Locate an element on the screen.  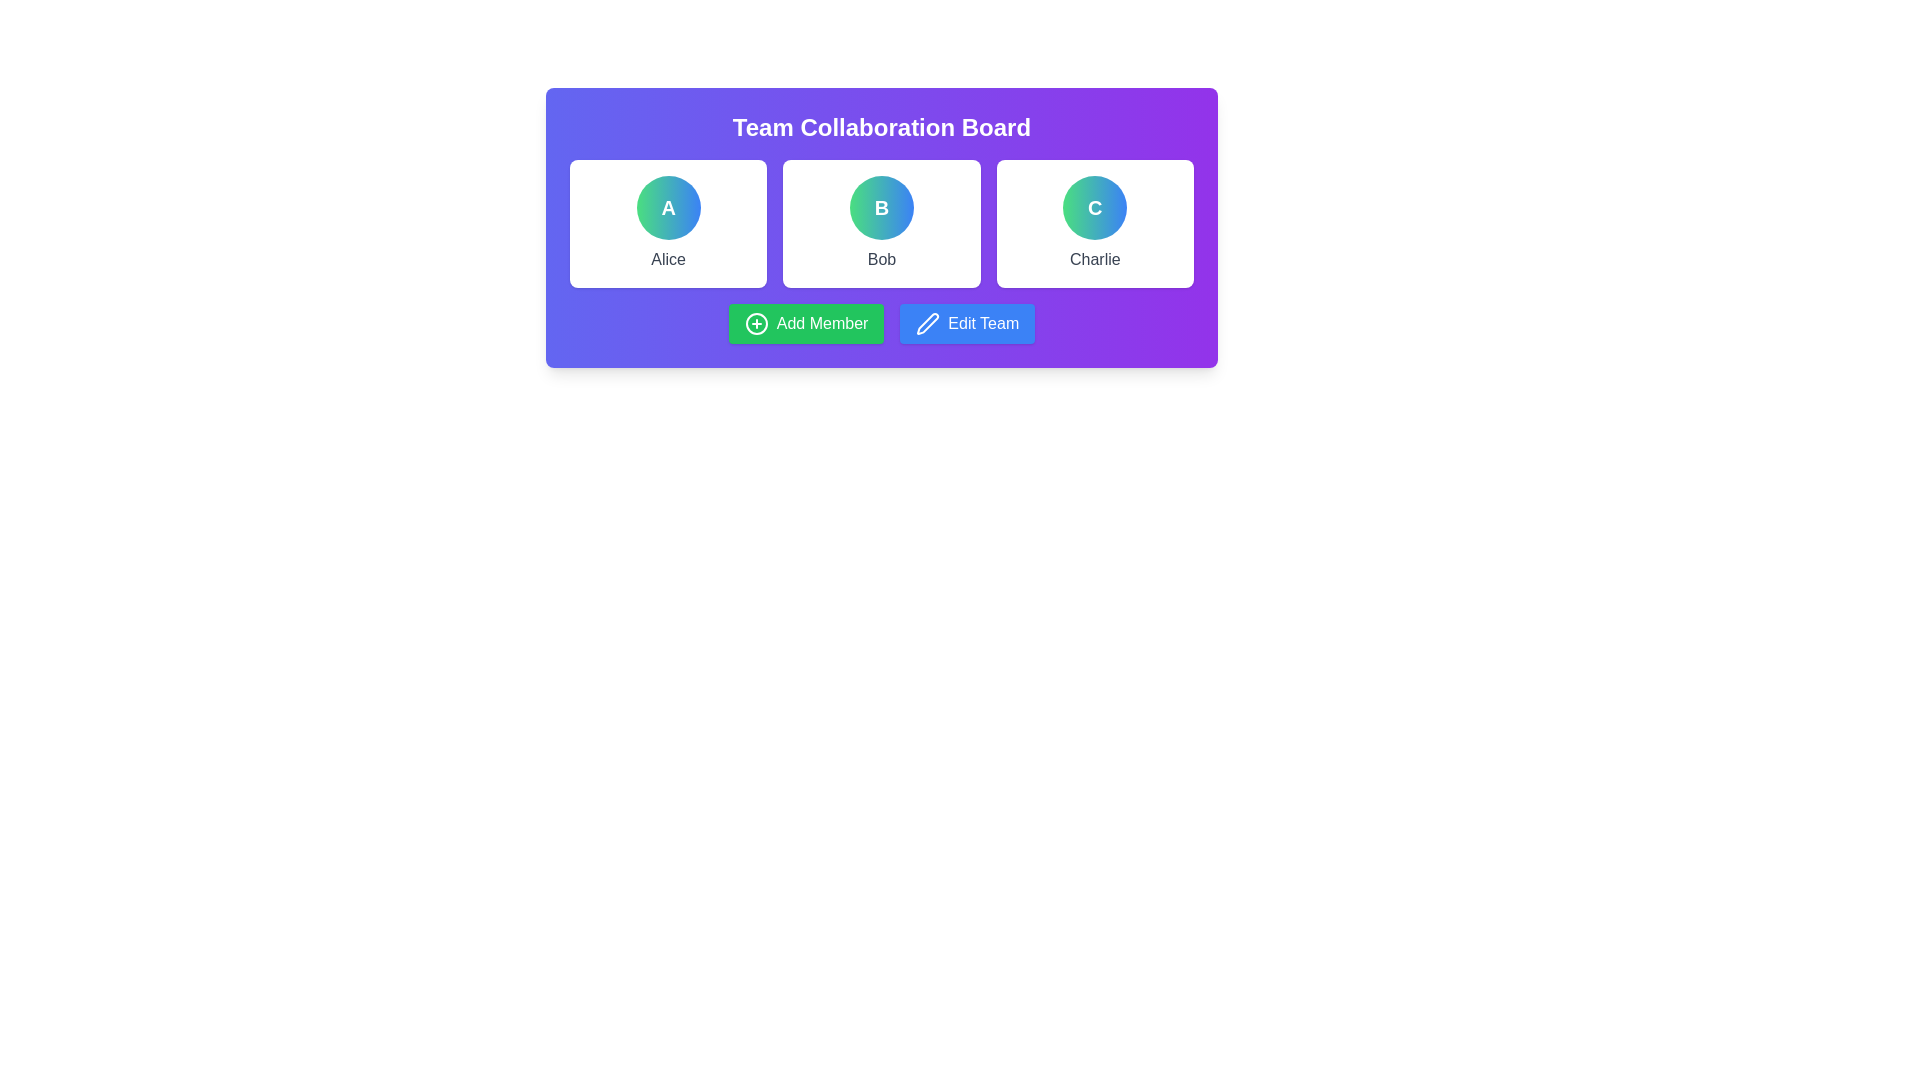
the addition sign icon within the 'Add Member' button, which is located on the left side of the button in the 'Team Collaboration Board' interface is located at coordinates (755, 323).